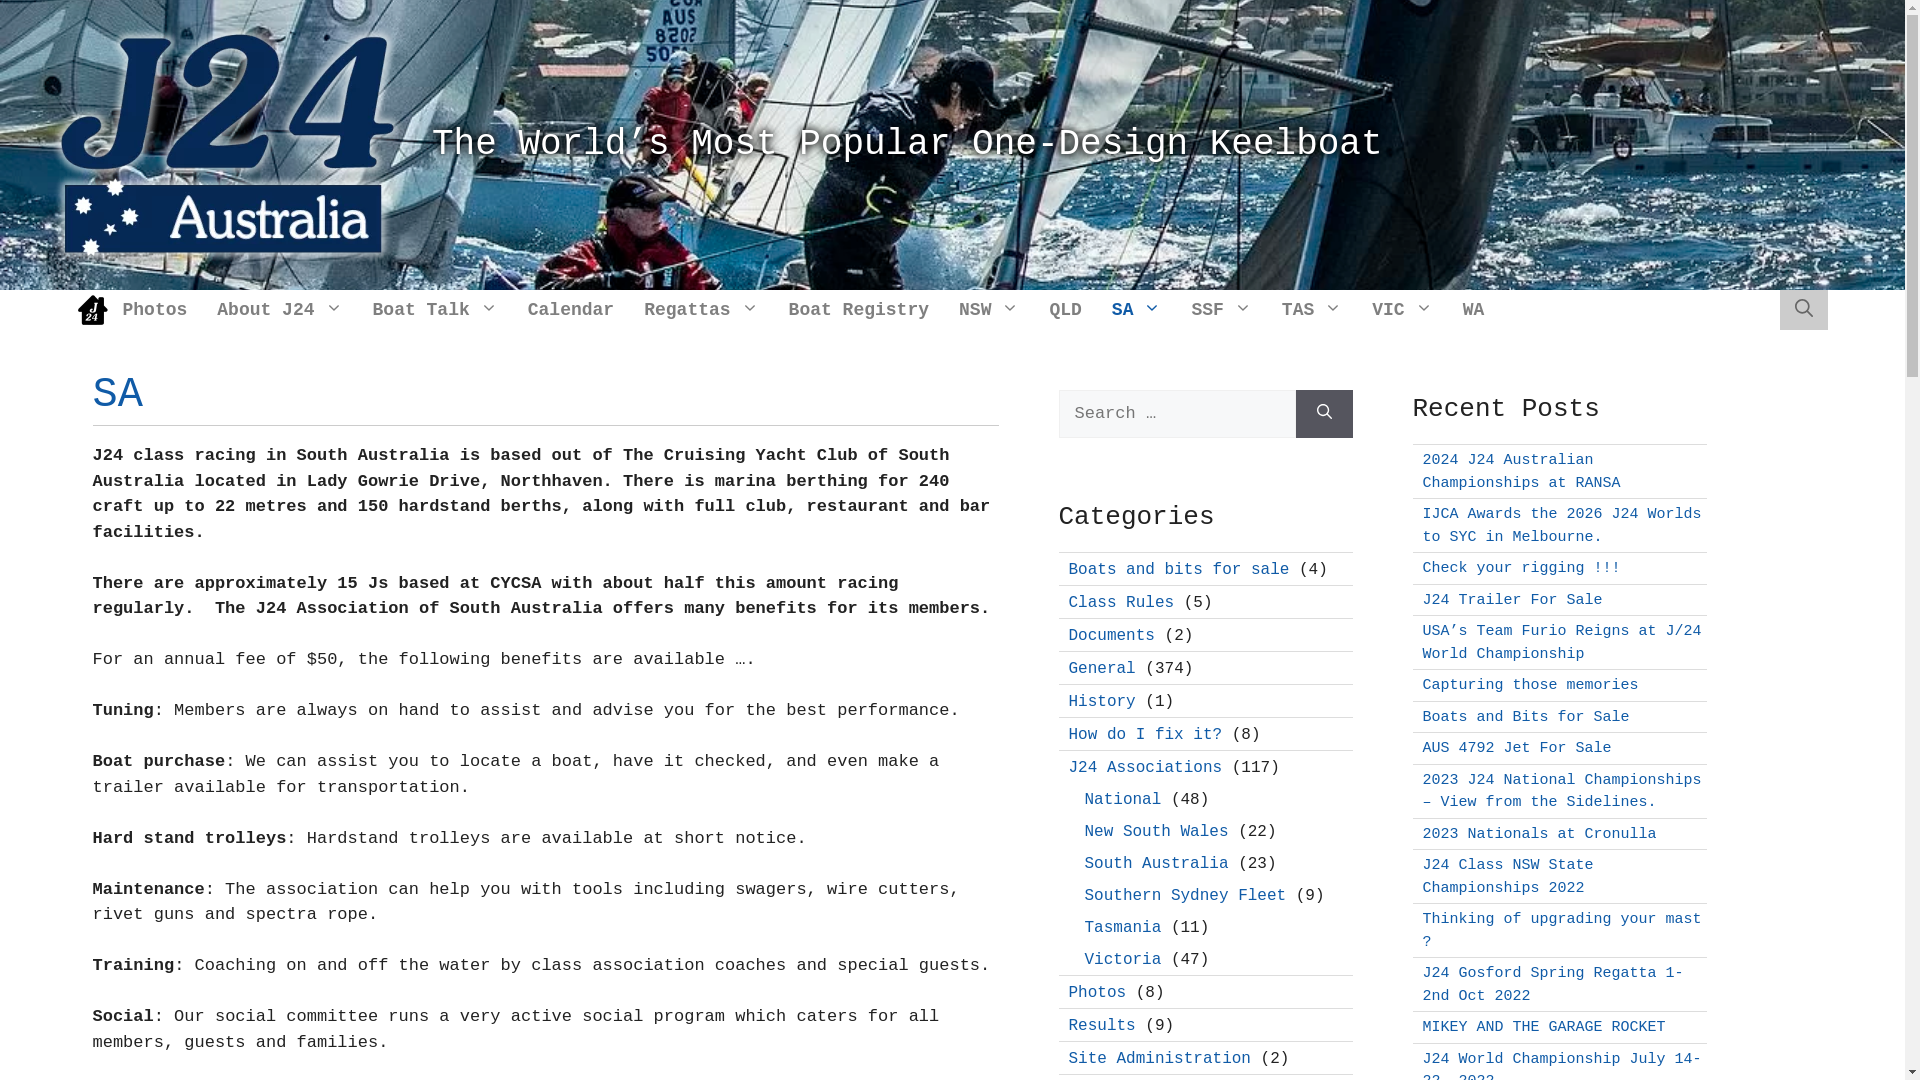  I want to click on 'Results', so click(1100, 1025).